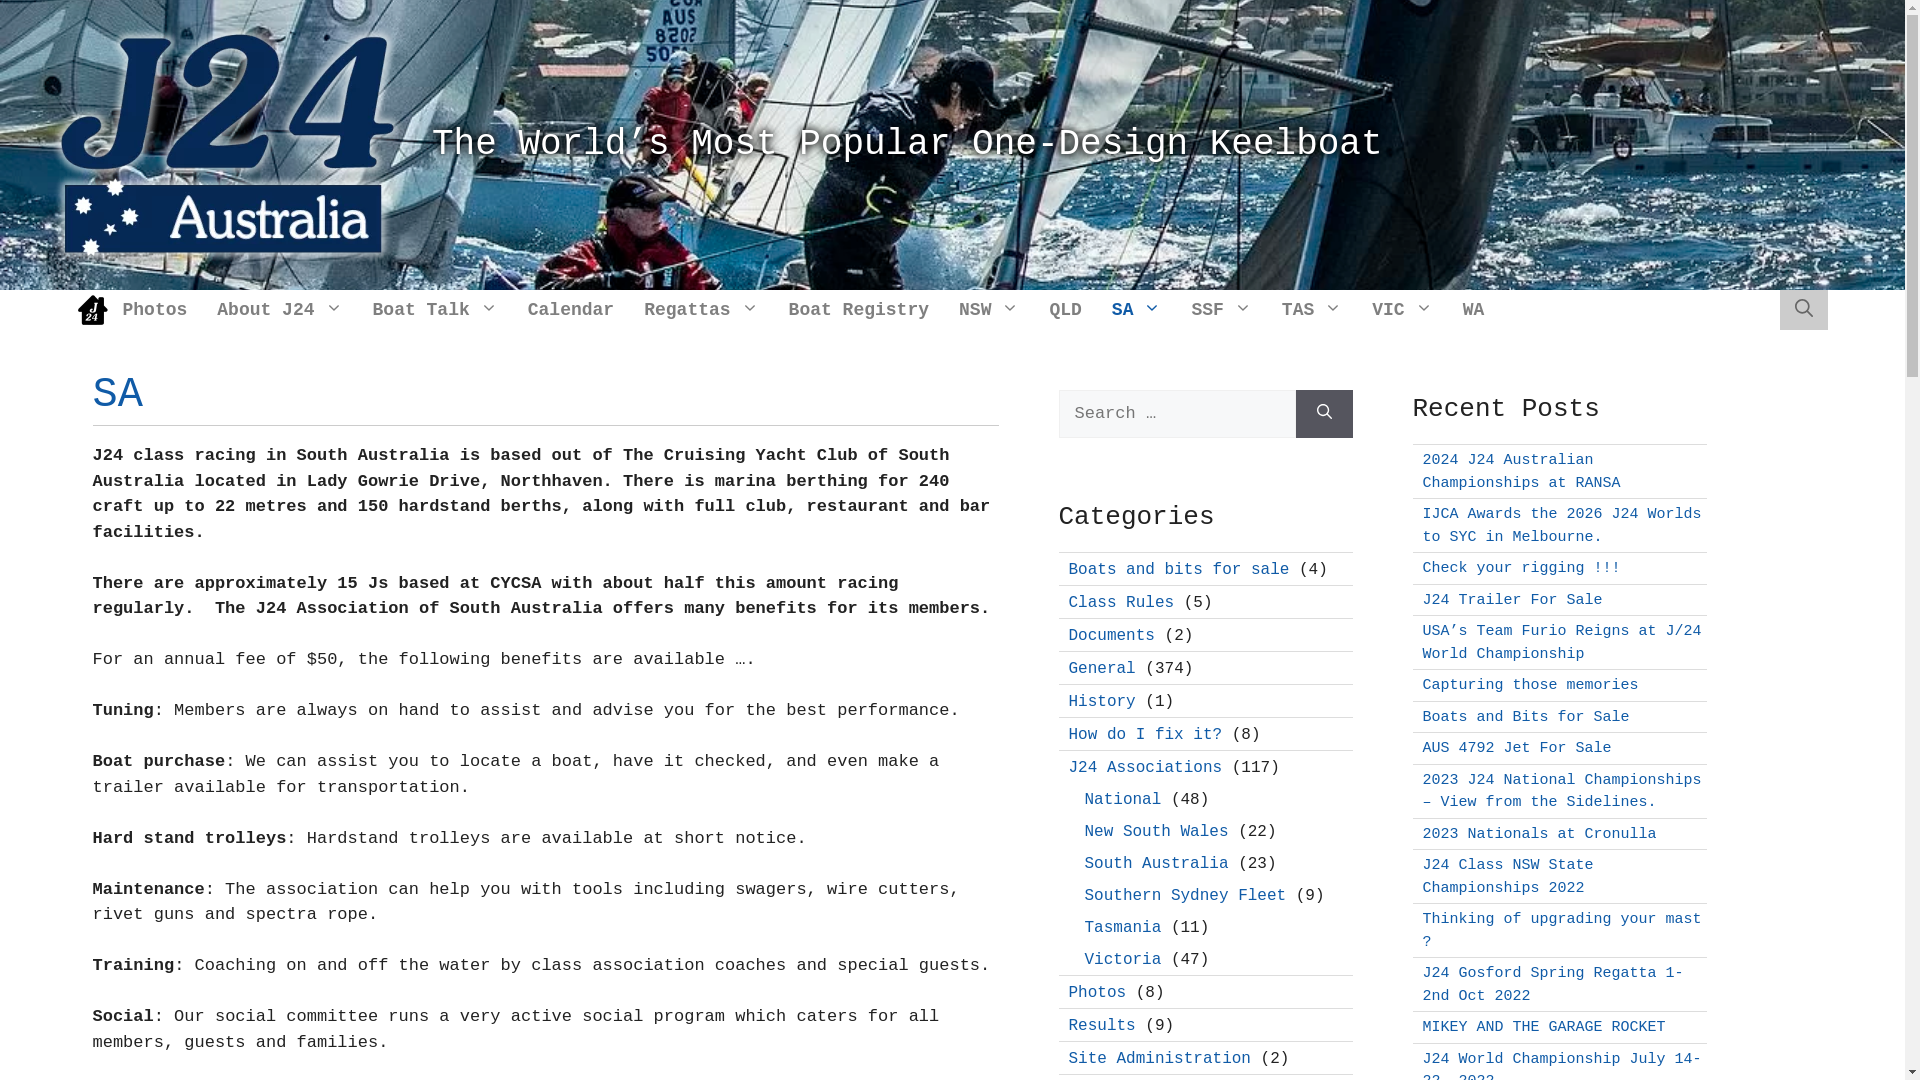  I want to click on 'Results', so click(1100, 1025).